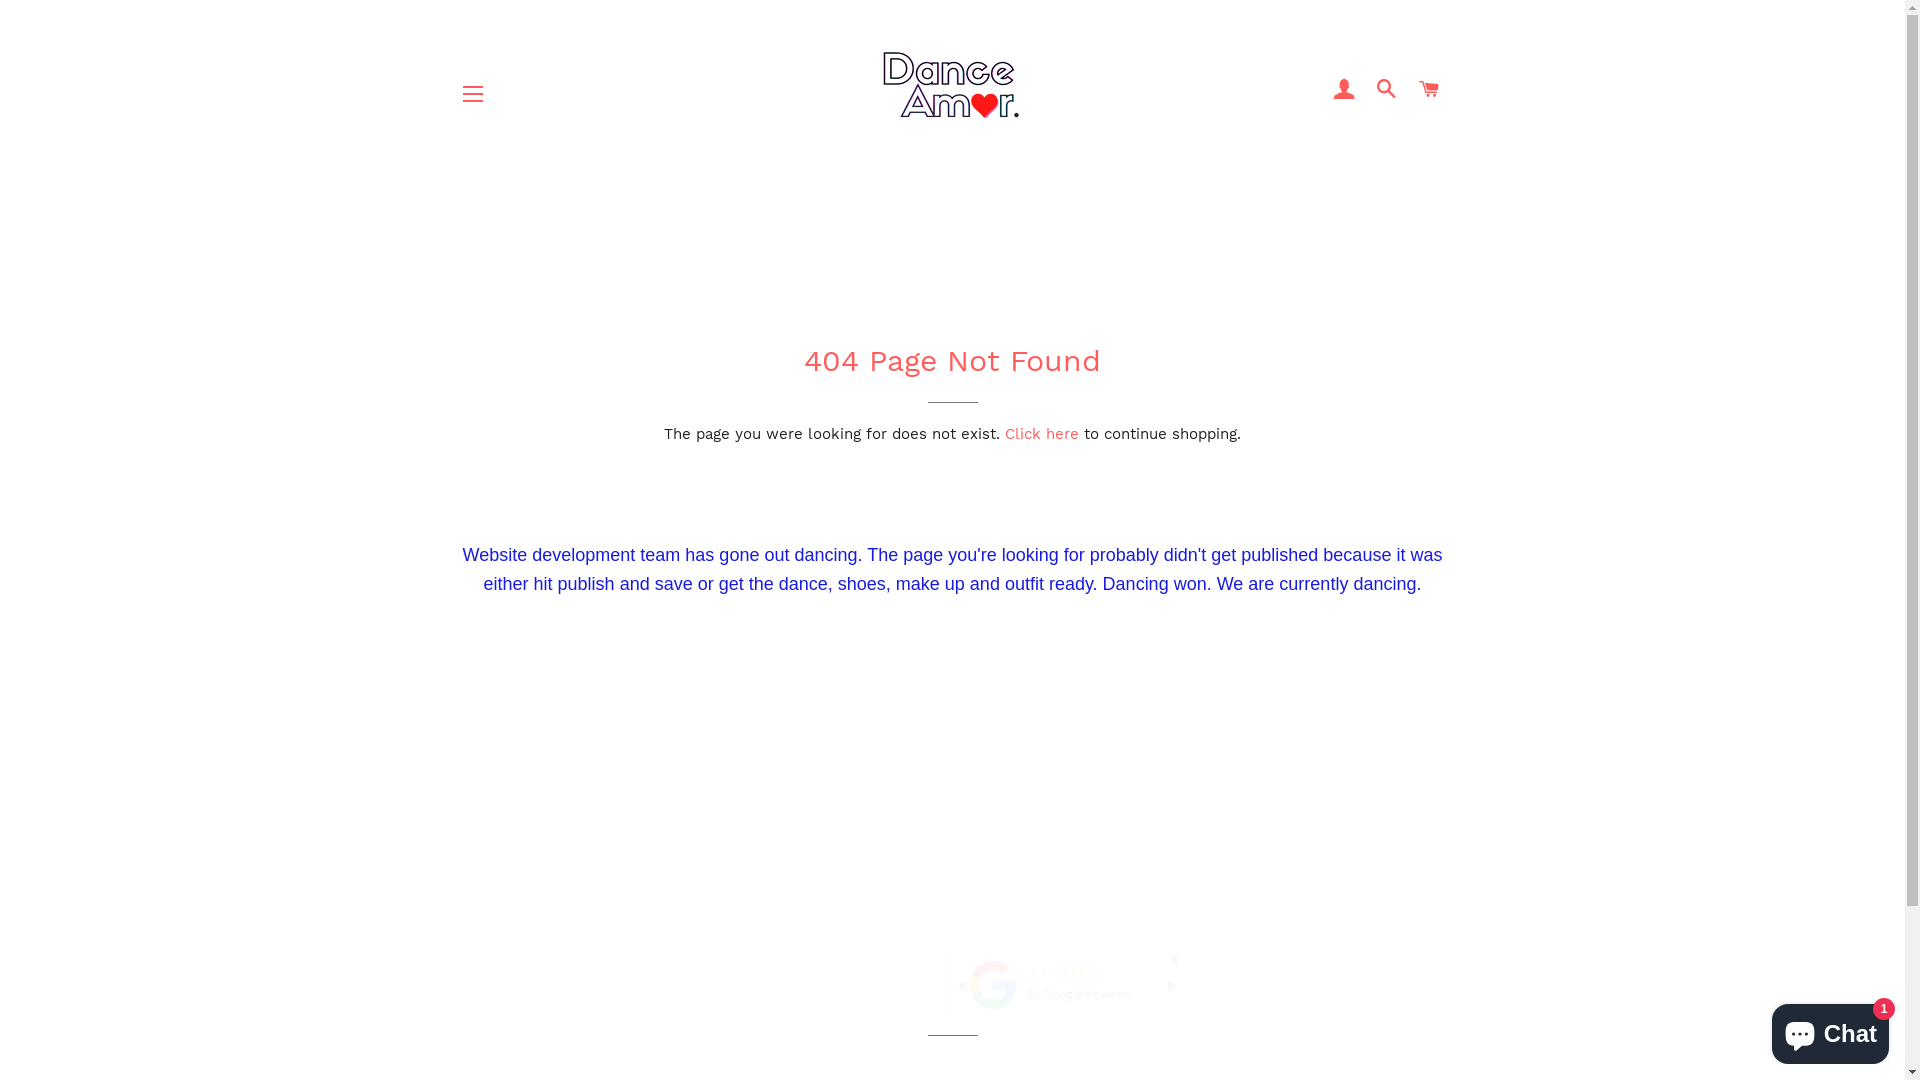  I want to click on 'LOG IN', so click(1344, 88).